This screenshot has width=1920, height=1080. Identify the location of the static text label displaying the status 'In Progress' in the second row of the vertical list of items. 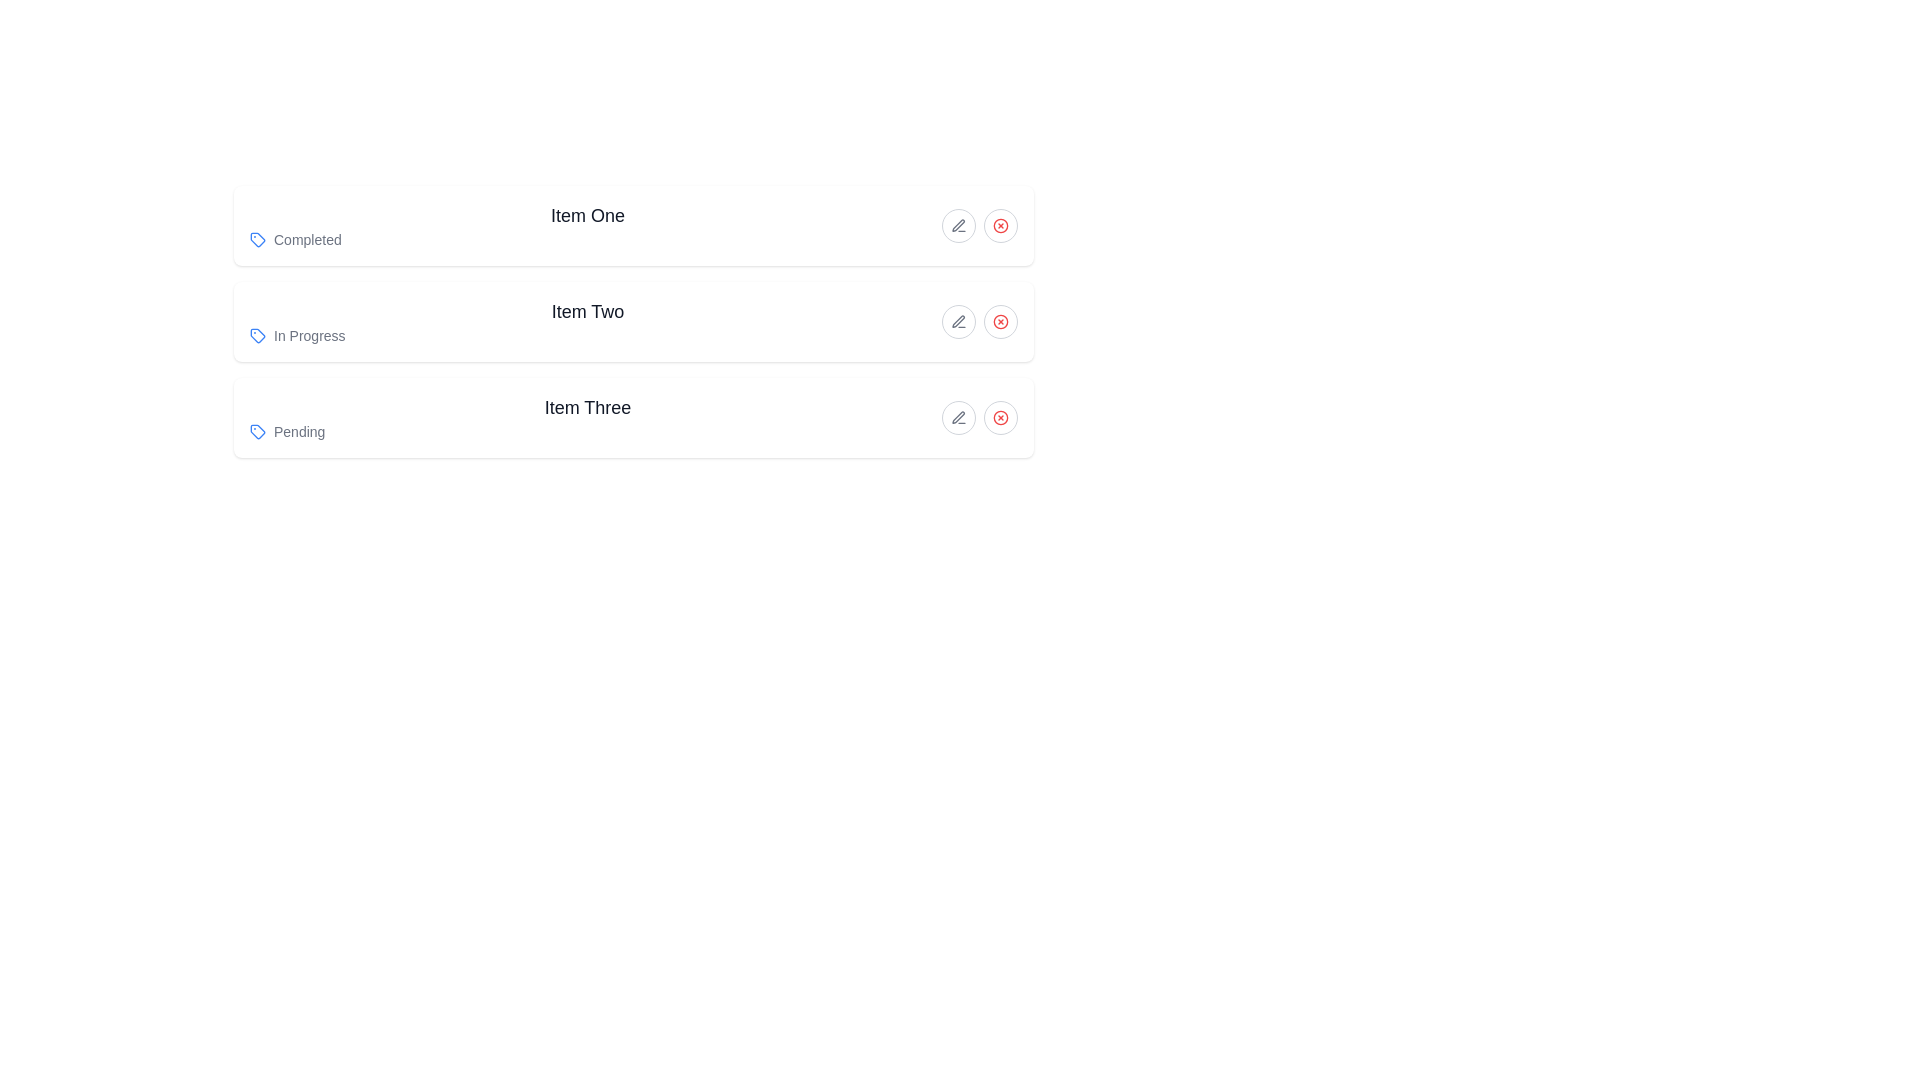
(308, 334).